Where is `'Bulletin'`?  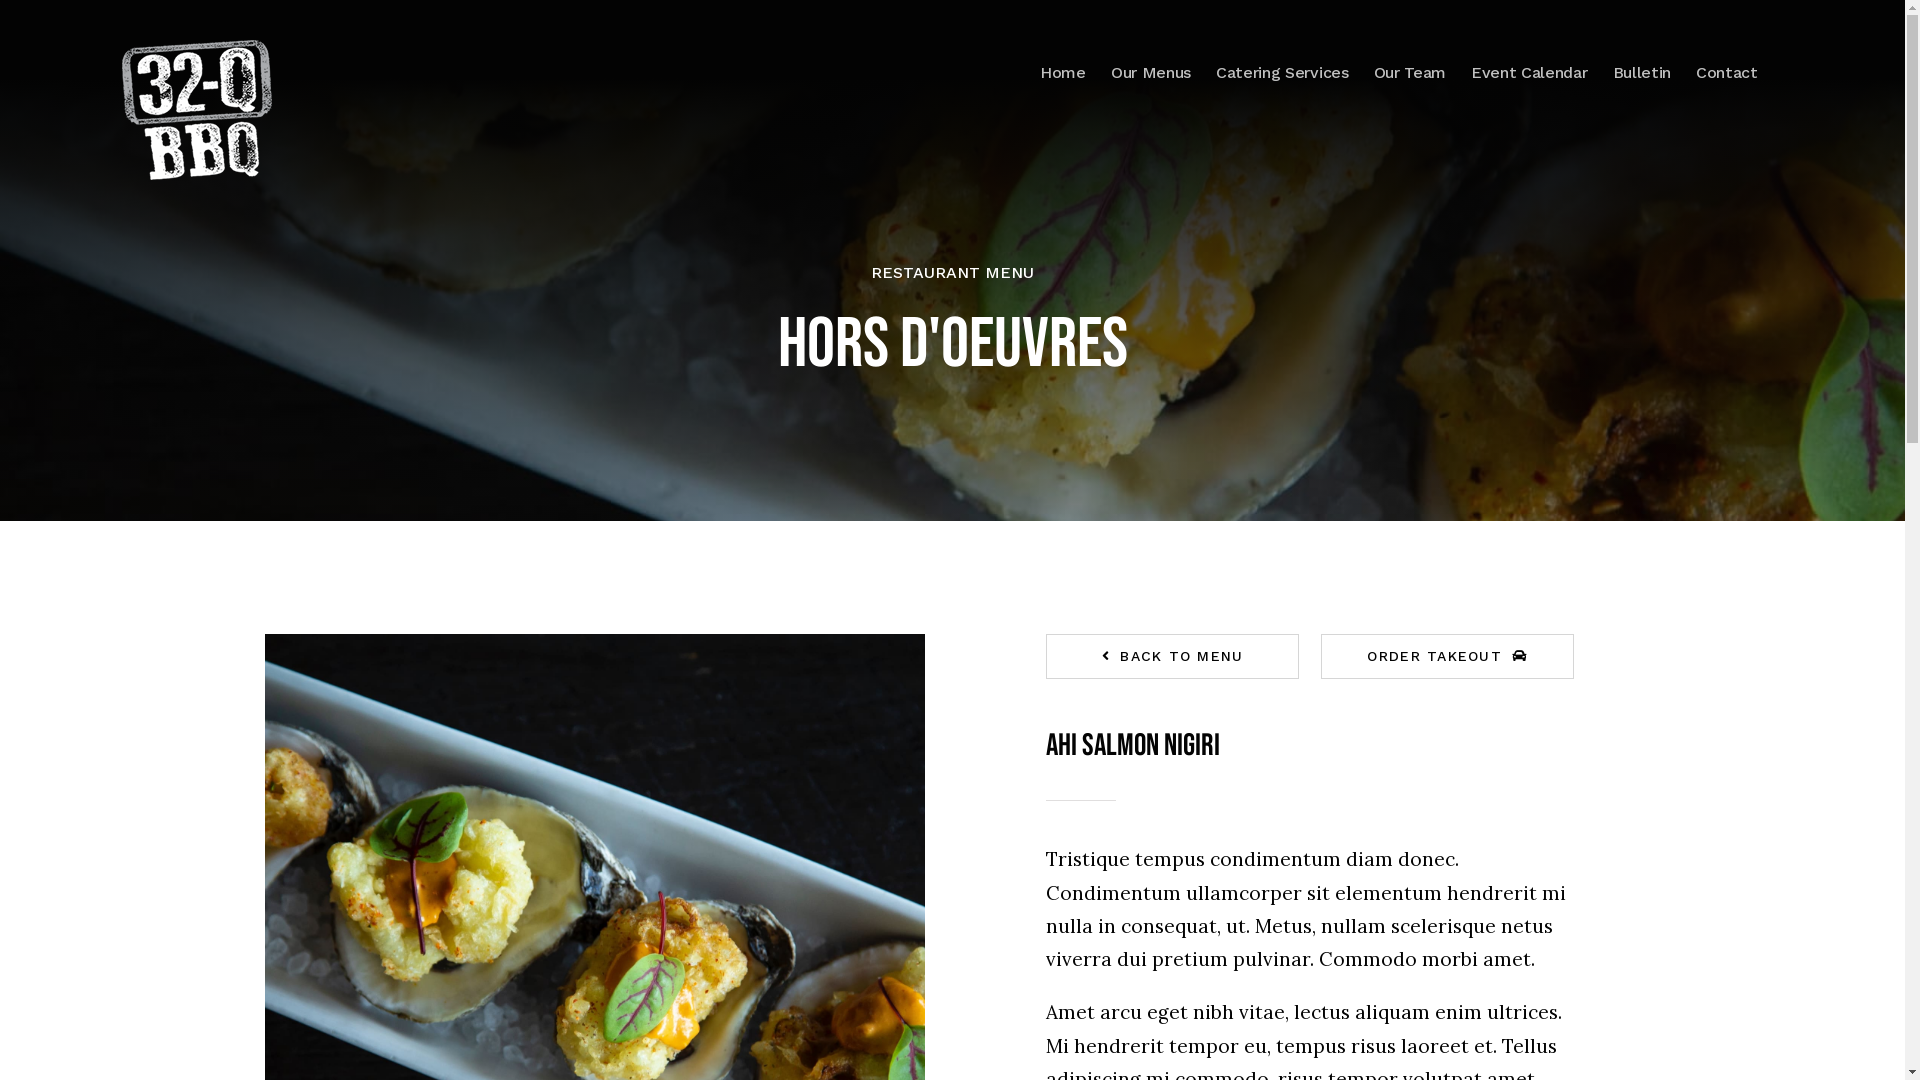
'Bulletin' is located at coordinates (1641, 71).